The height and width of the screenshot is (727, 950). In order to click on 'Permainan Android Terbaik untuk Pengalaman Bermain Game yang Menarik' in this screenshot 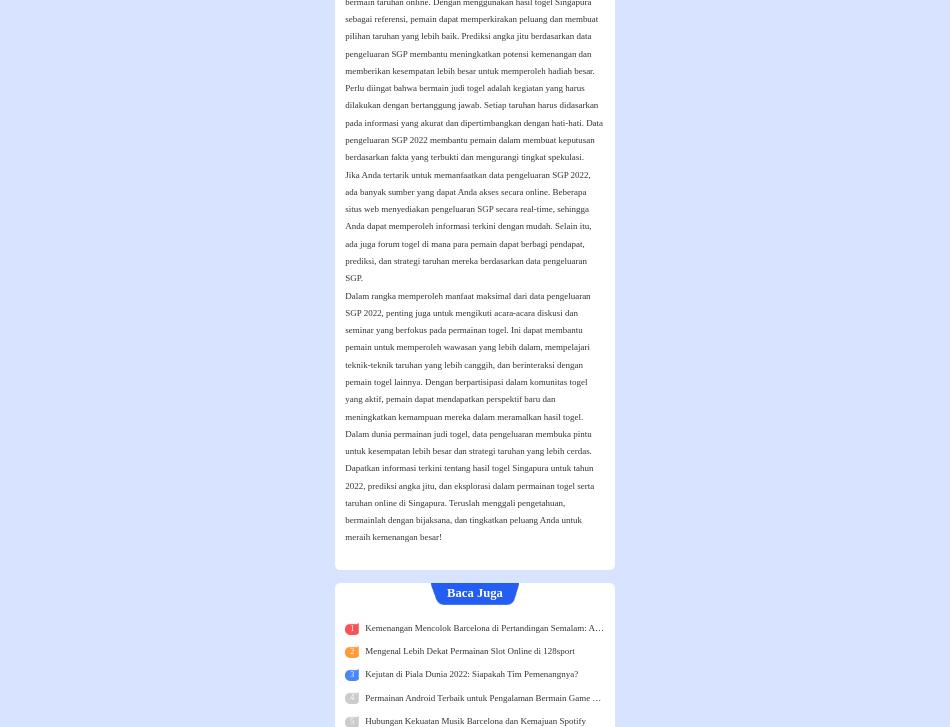, I will do `click(363, 695)`.